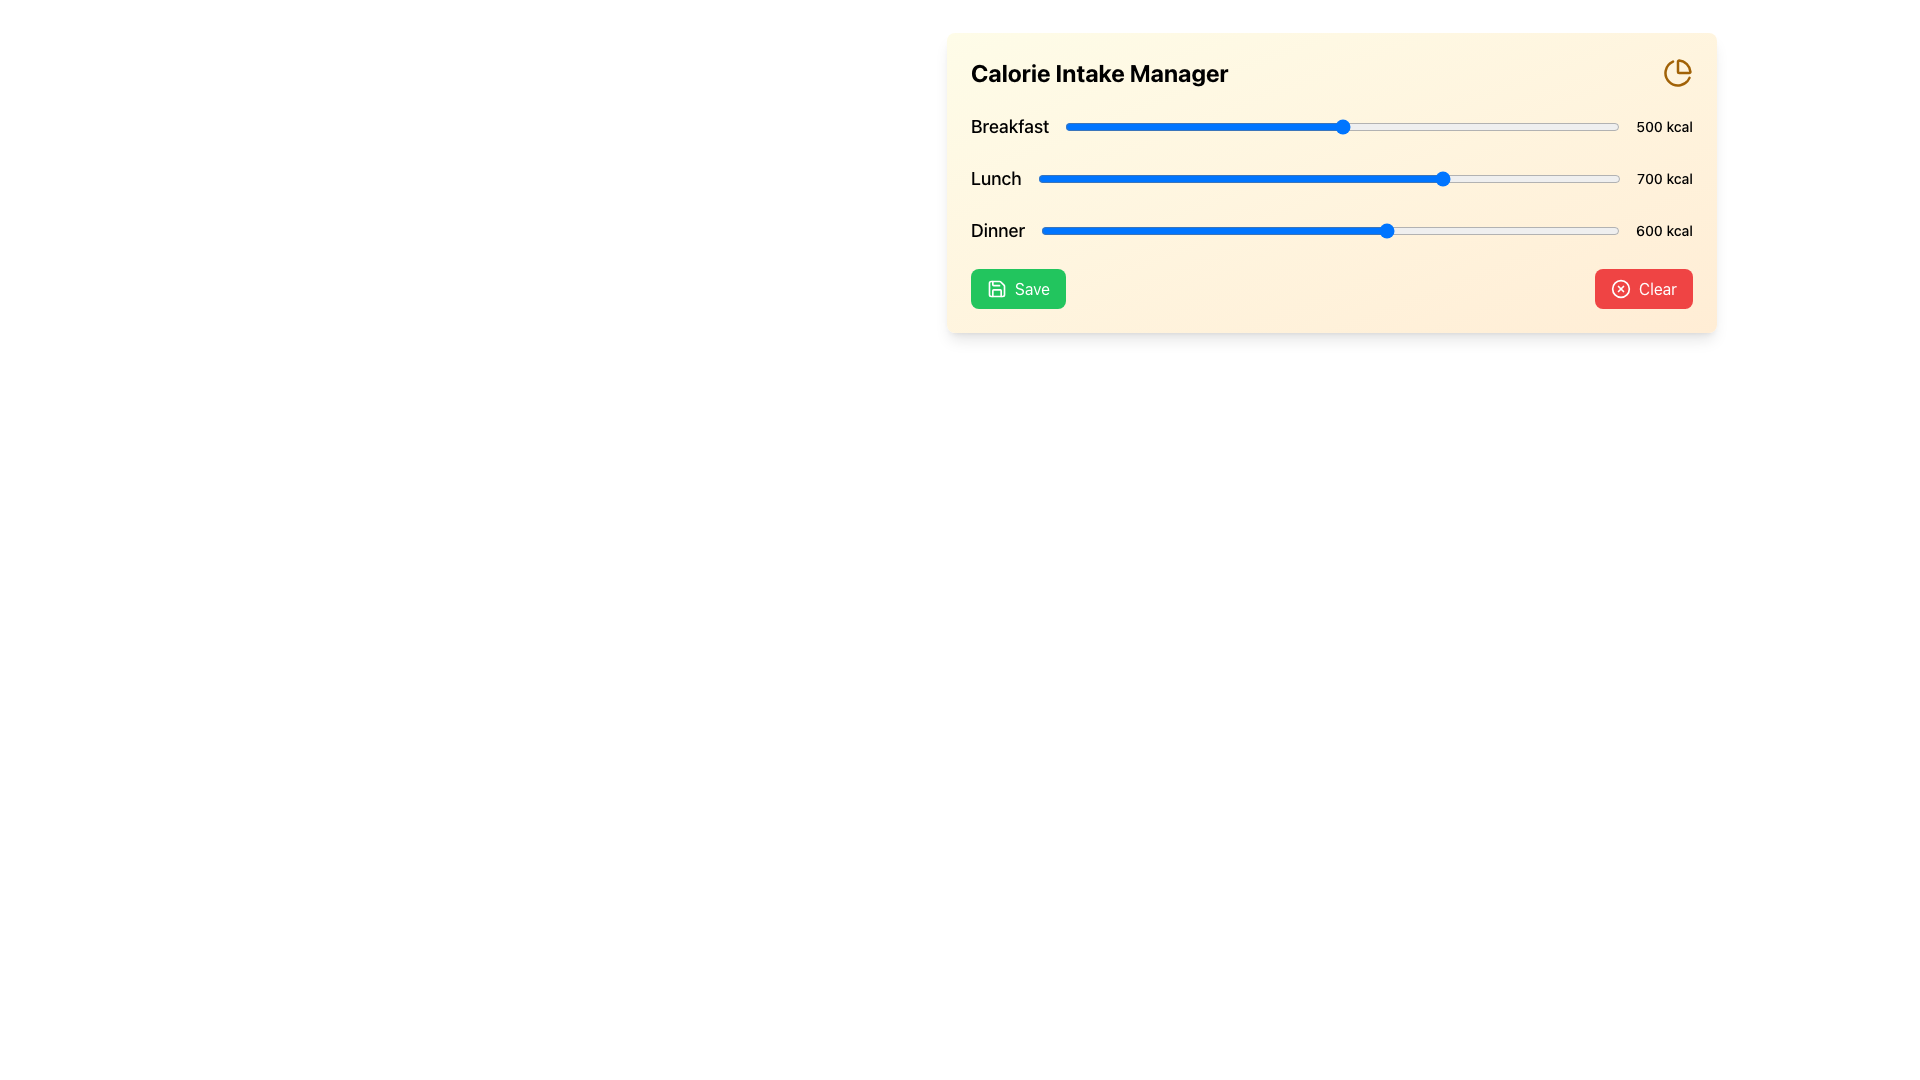  I want to click on the red 'Clear' button with rounded corners, labeled in white text, featuring an 'X' icon, to observe the hover effects, so click(1643, 289).